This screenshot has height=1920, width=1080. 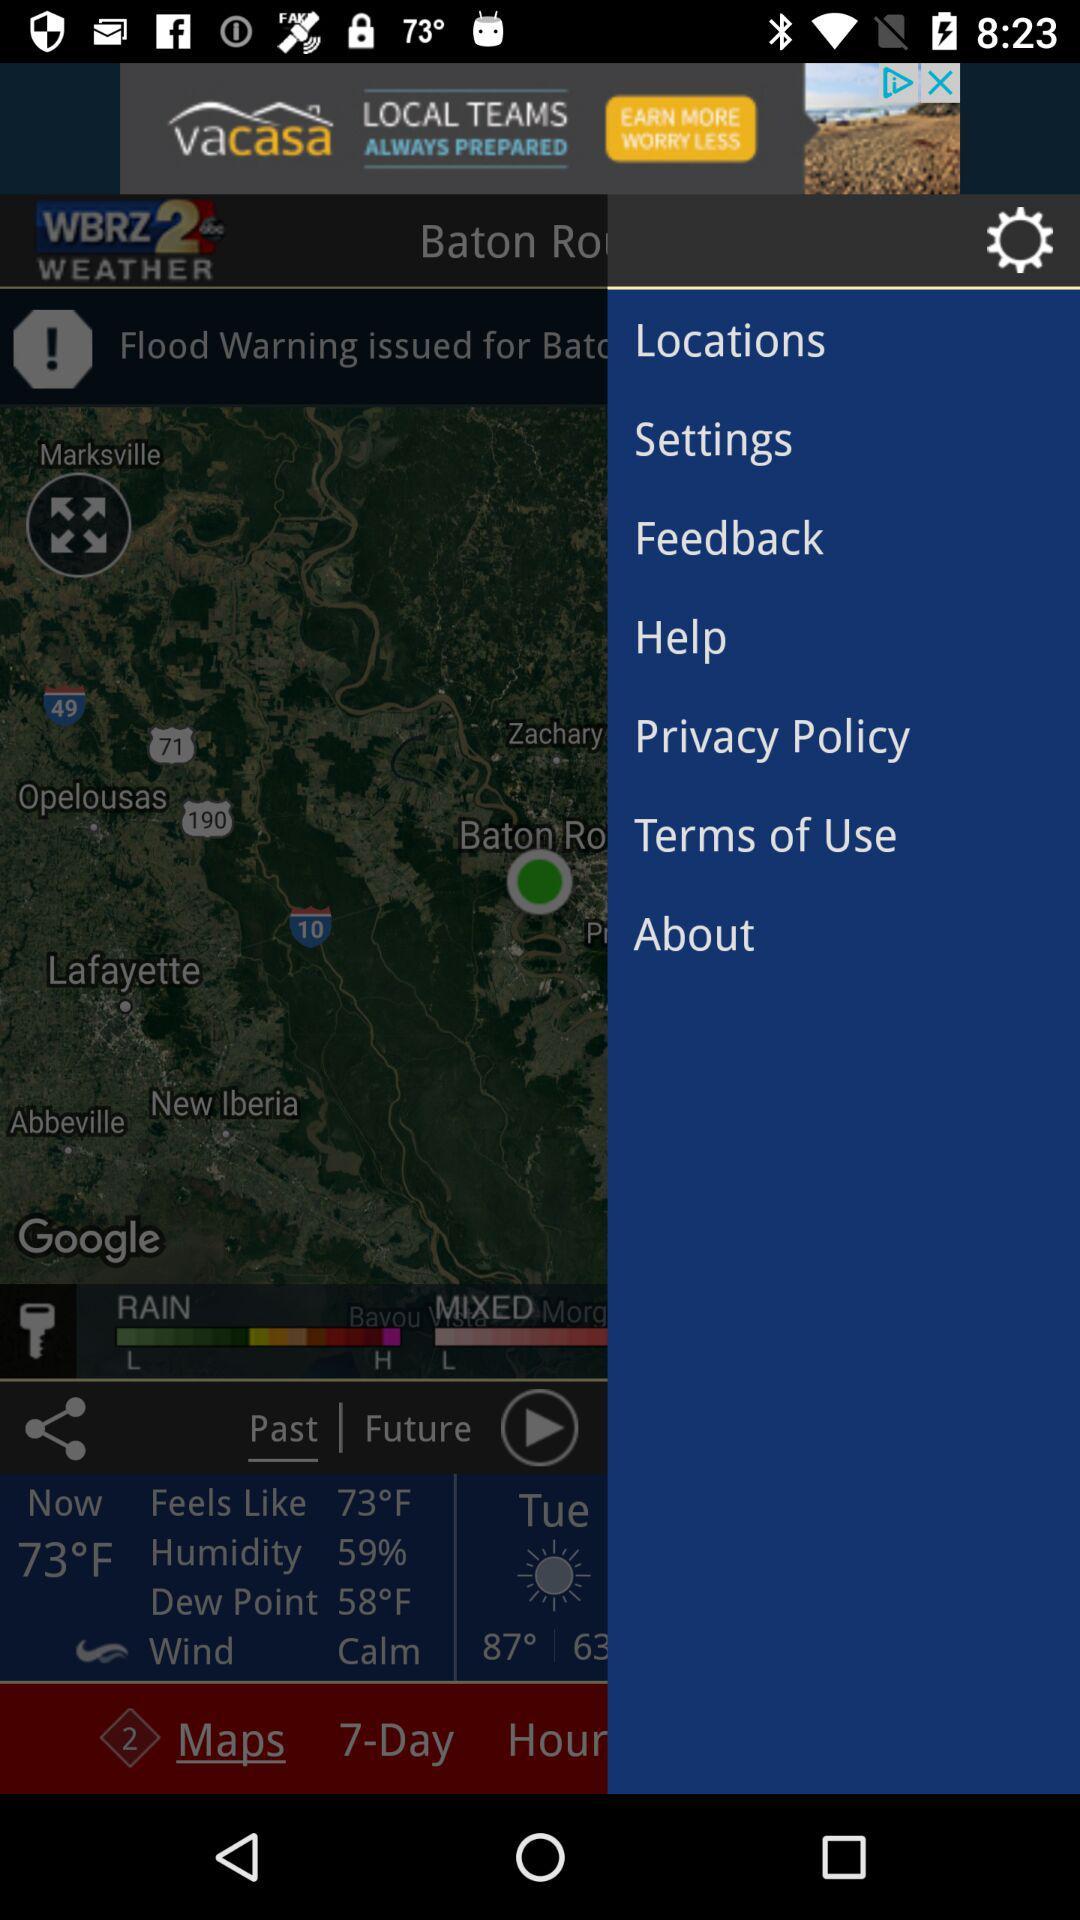 What do you see at coordinates (131, 240) in the screenshot?
I see `the date_range icon` at bounding box center [131, 240].